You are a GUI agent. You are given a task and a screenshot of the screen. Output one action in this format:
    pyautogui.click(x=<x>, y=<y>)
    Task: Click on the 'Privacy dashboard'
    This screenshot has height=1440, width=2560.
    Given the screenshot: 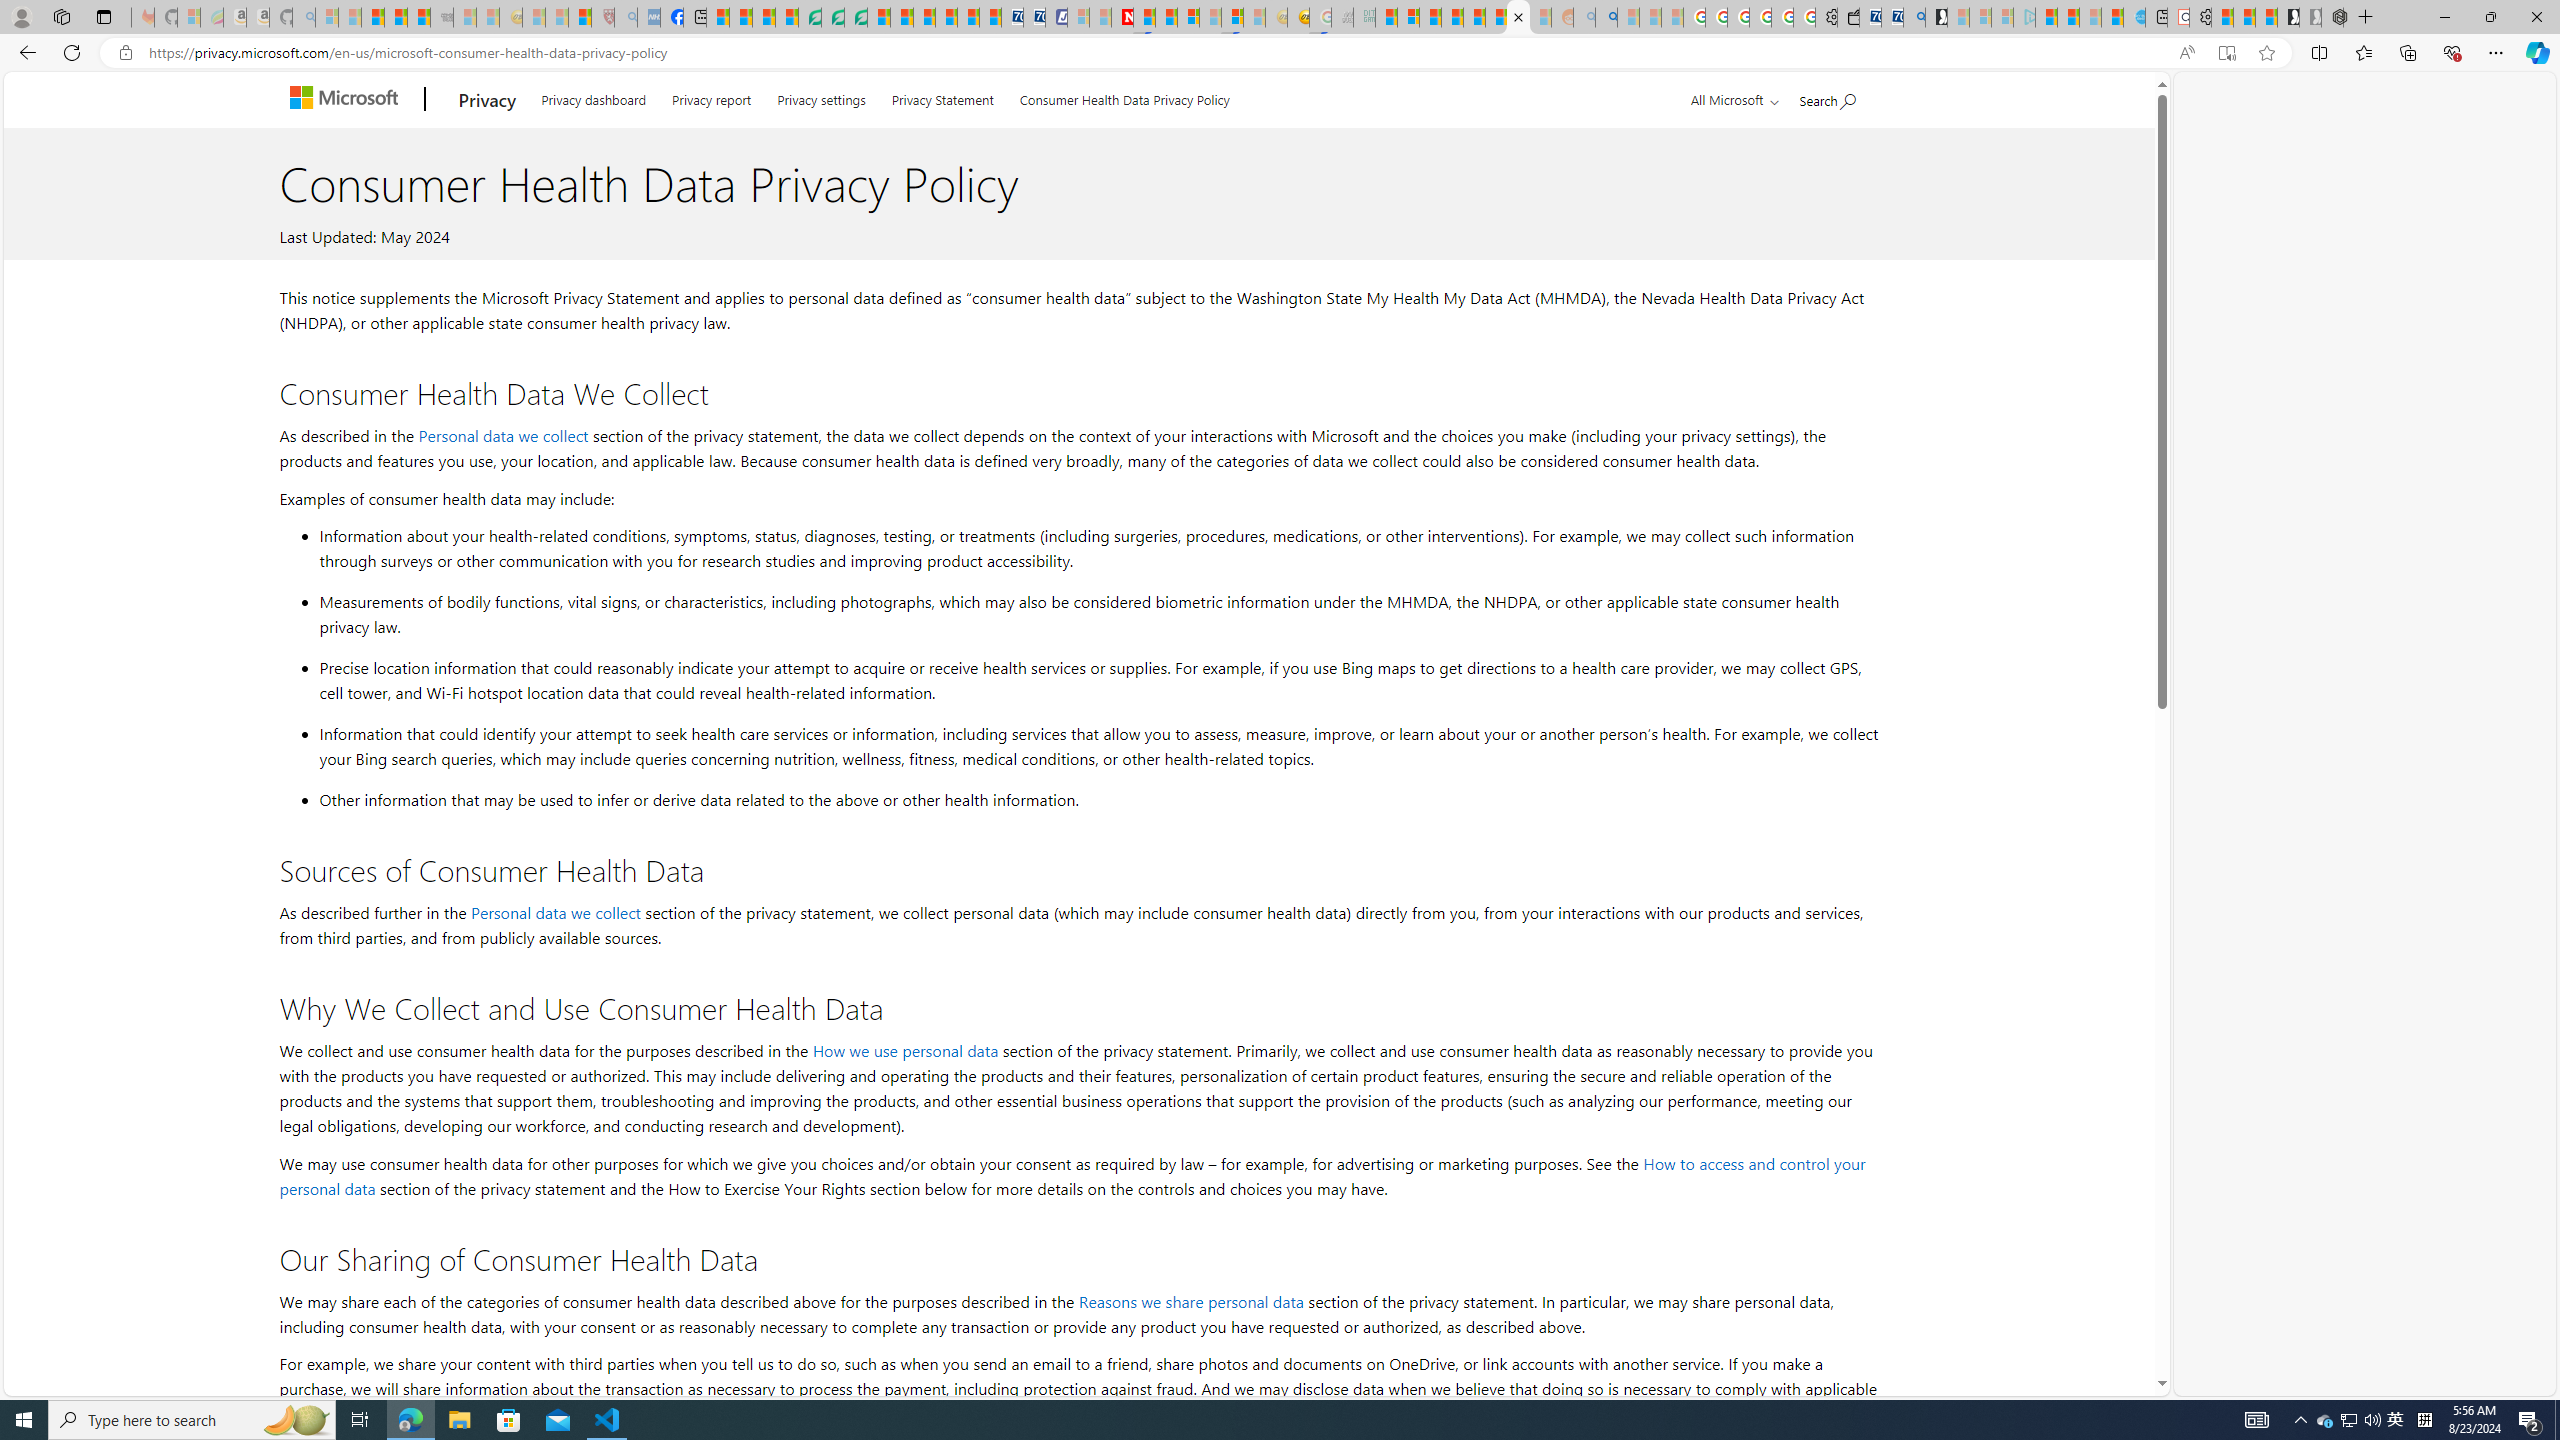 What is the action you would take?
    pyautogui.click(x=592, y=95)
    